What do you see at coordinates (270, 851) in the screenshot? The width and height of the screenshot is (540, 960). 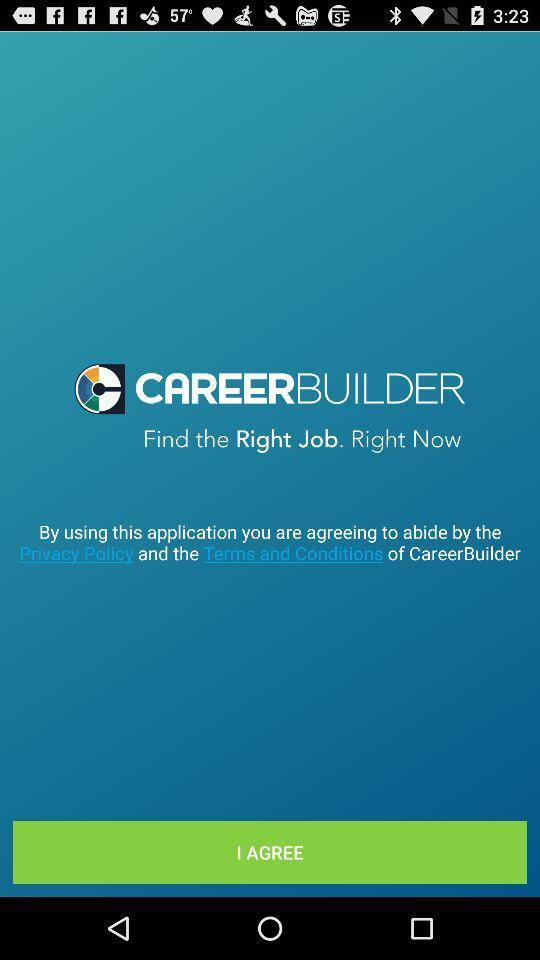 I see `the i agree at the bottom` at bounding box center [270, 851].